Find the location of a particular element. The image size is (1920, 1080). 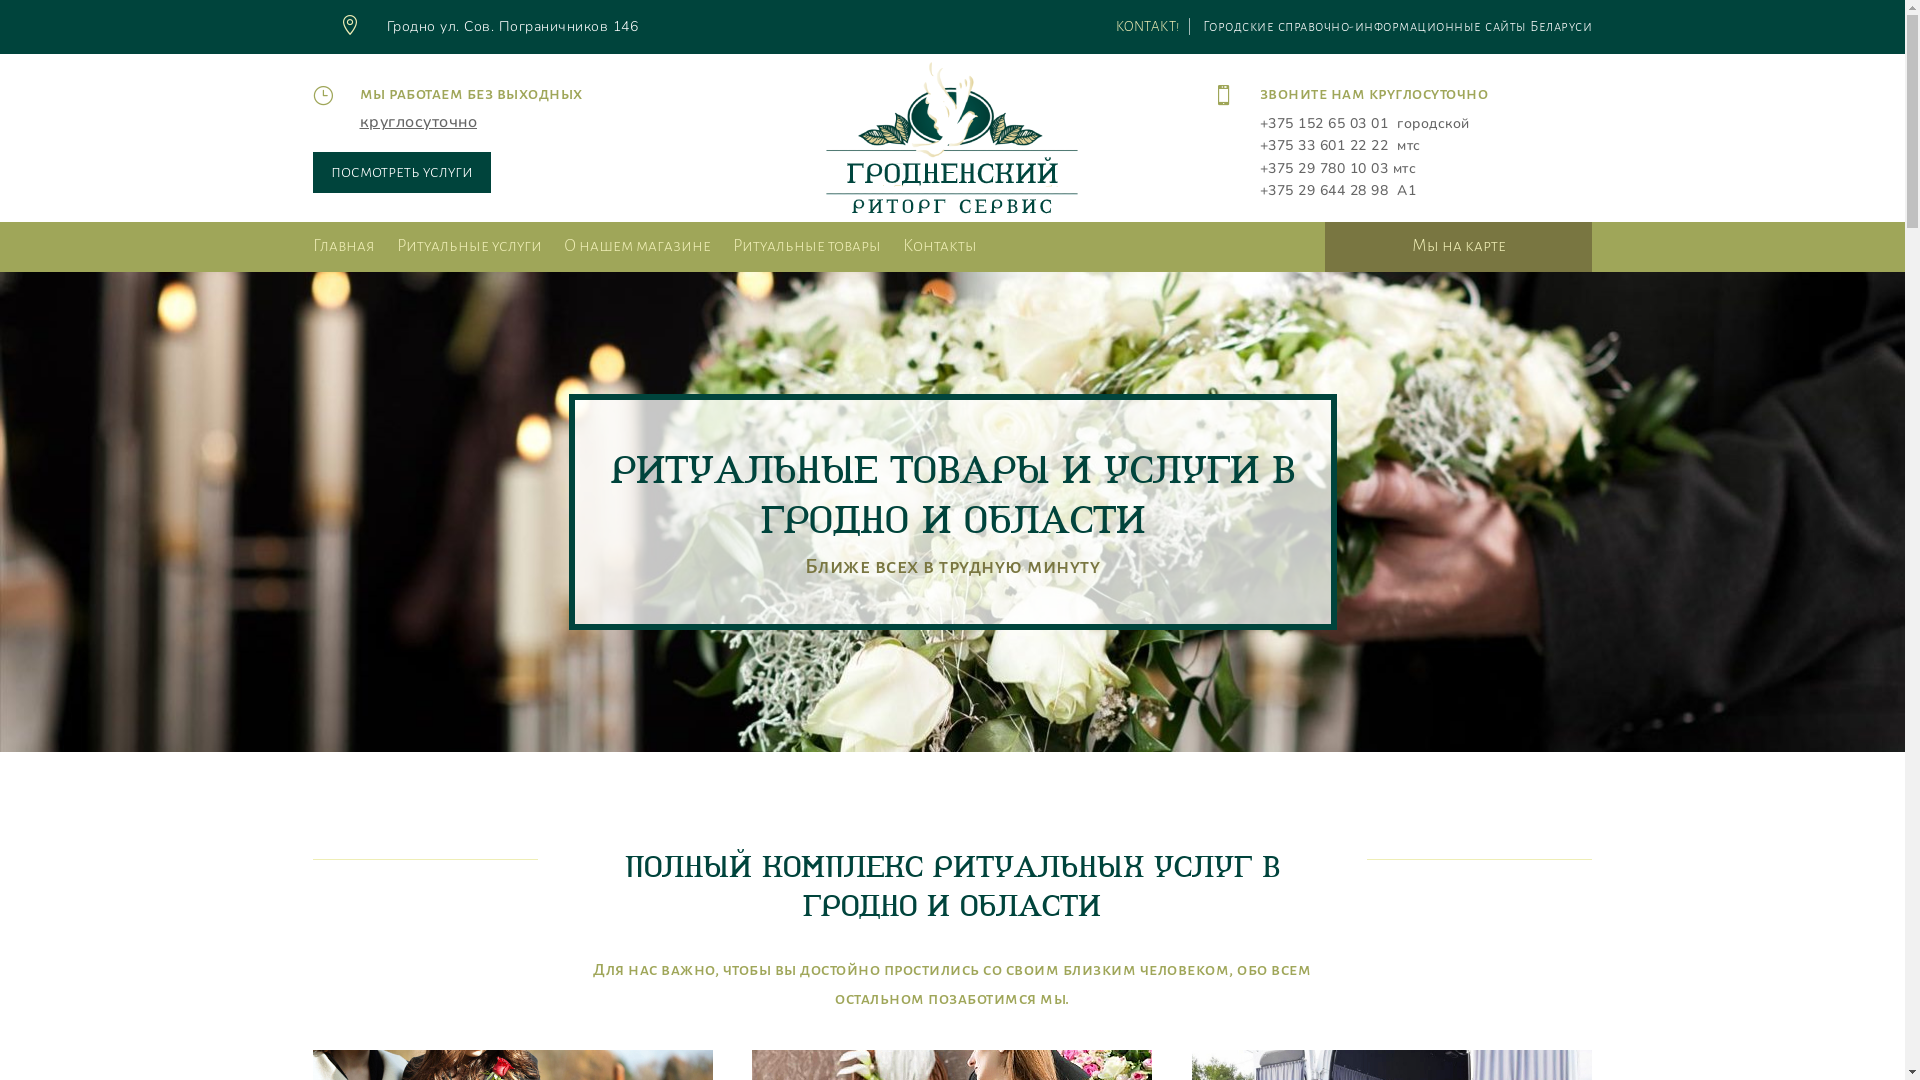

'KONTAKT!' is located at coordinates (1147, 26).